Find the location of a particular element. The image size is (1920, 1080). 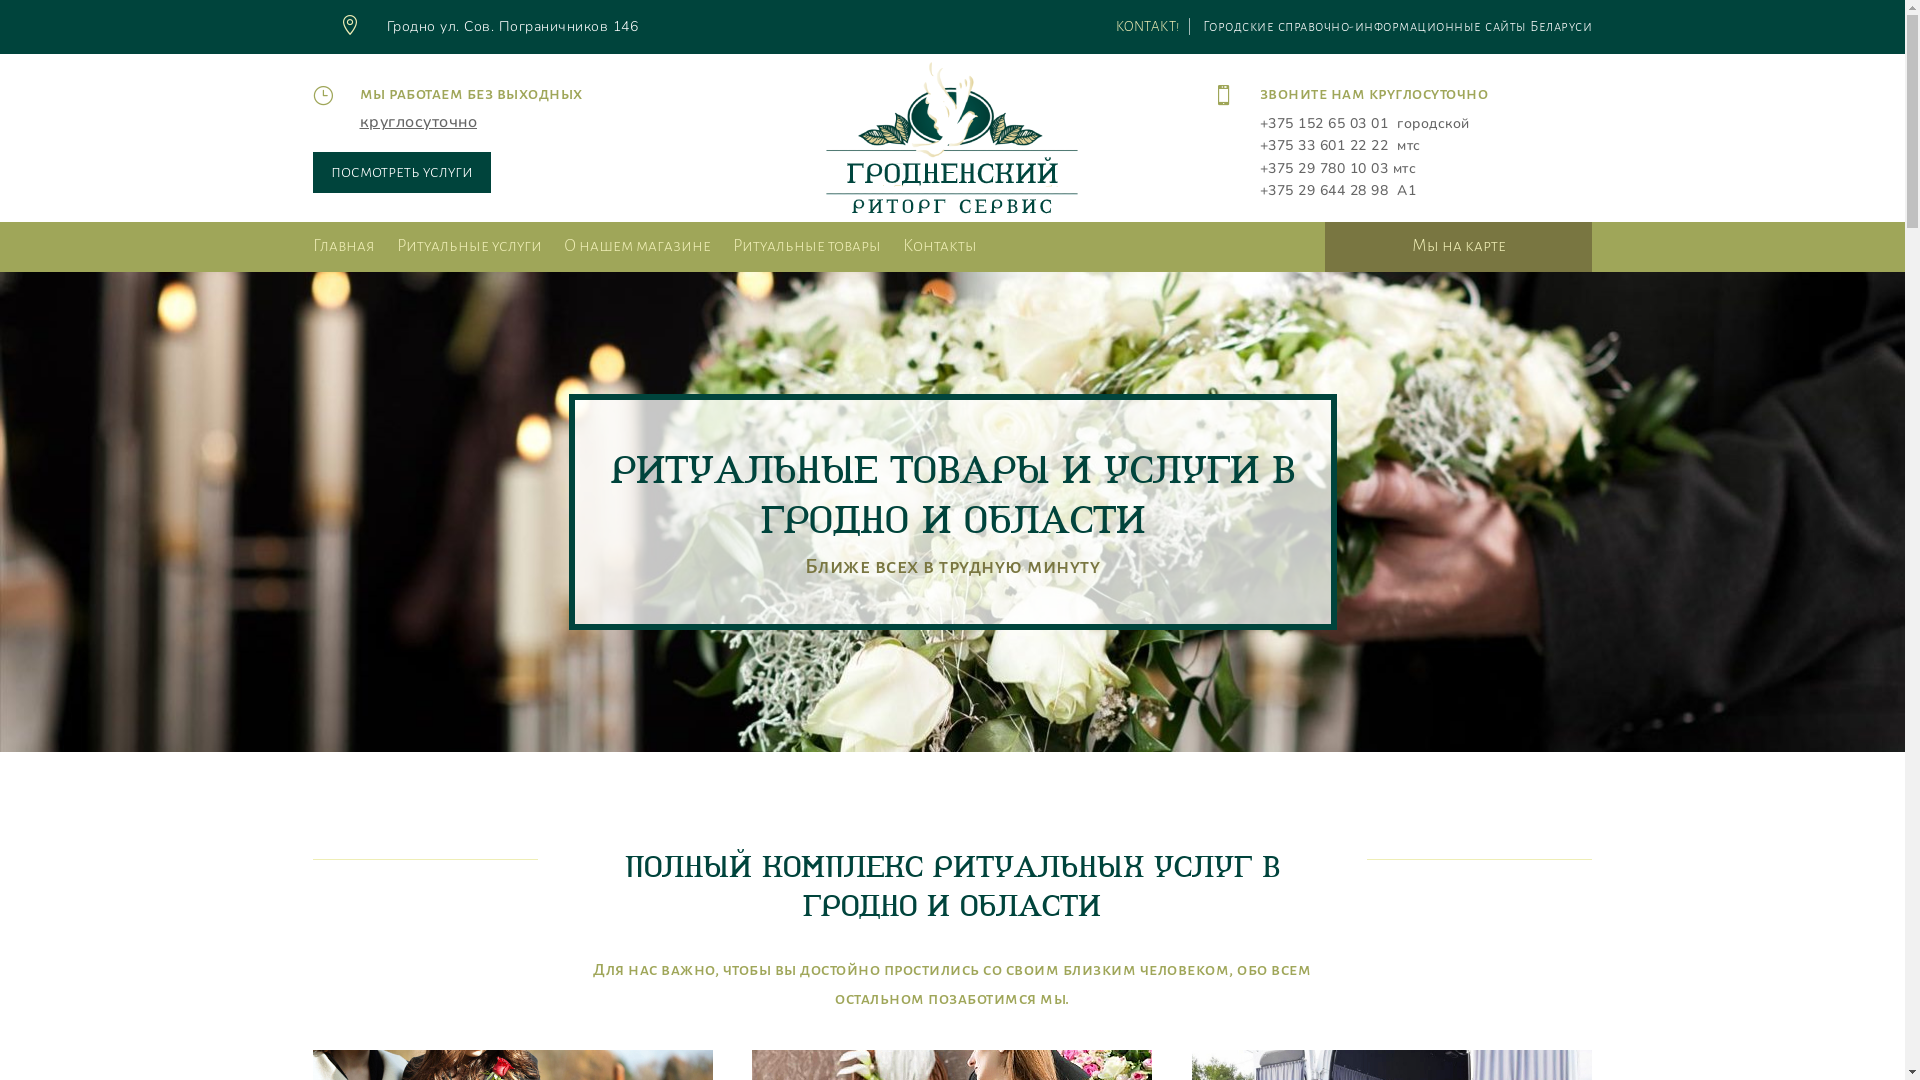

'KONTAKT!' is located at coordinates (1147, 26).